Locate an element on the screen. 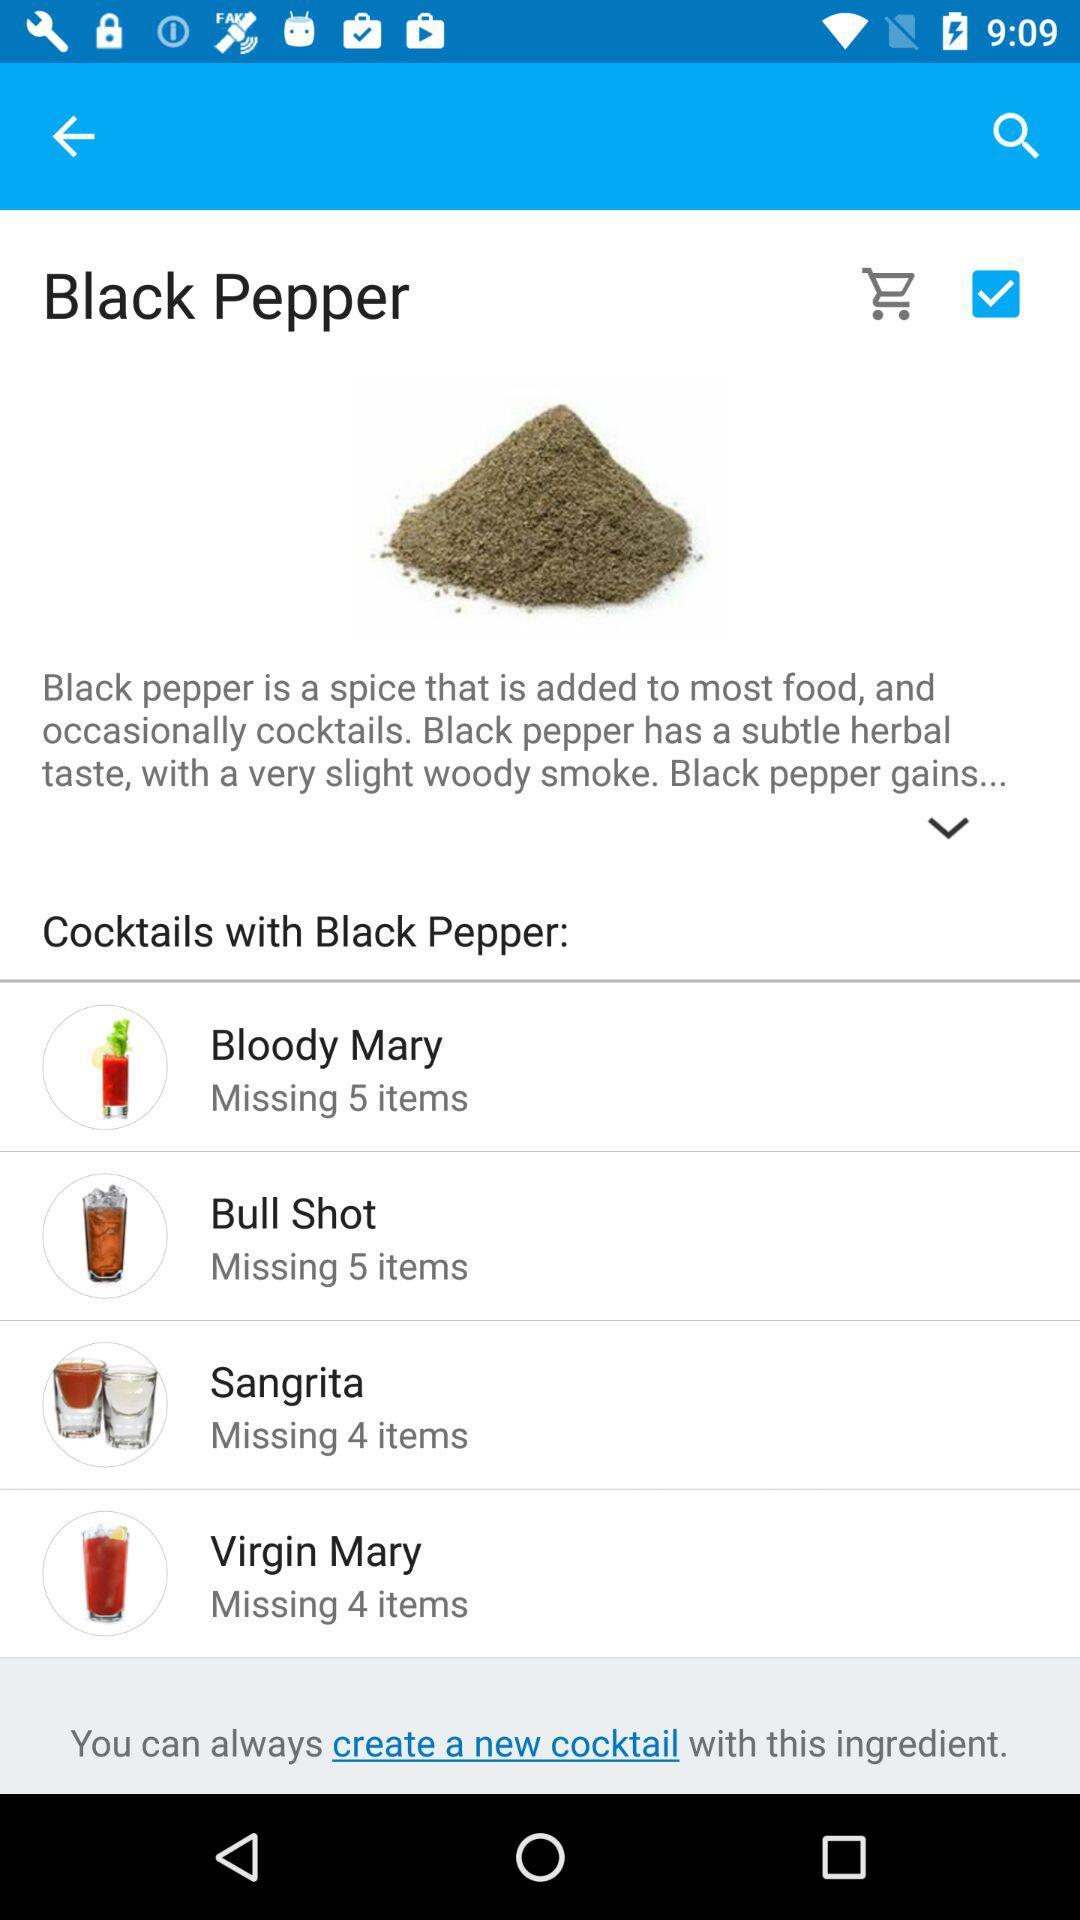 The height and width of the screenshot is (1920, 1080). the search icon is located at coordinates (1017, 136).